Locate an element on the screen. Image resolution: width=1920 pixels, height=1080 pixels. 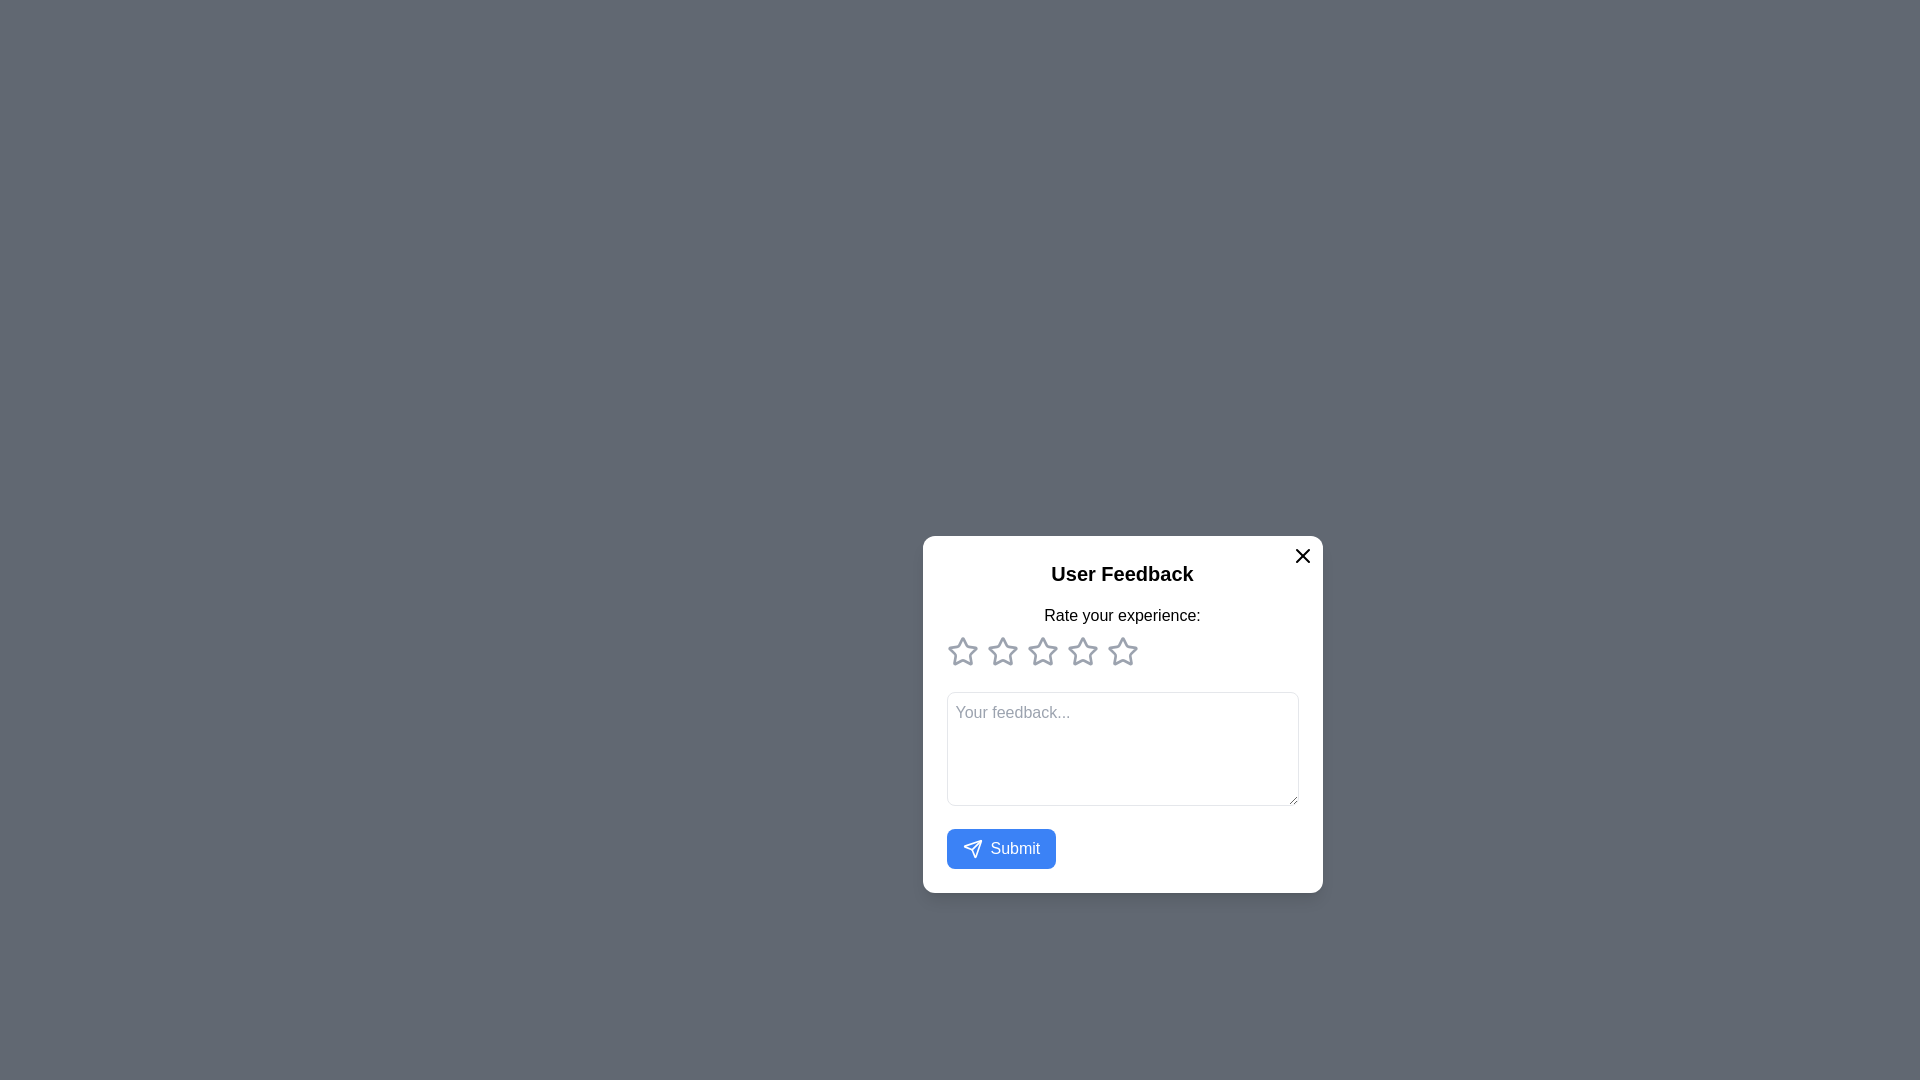
the 'Submit Feedback' button located at the bottom-right corner of the 'User Feedback' popup is located at coordinates (1001, 848).